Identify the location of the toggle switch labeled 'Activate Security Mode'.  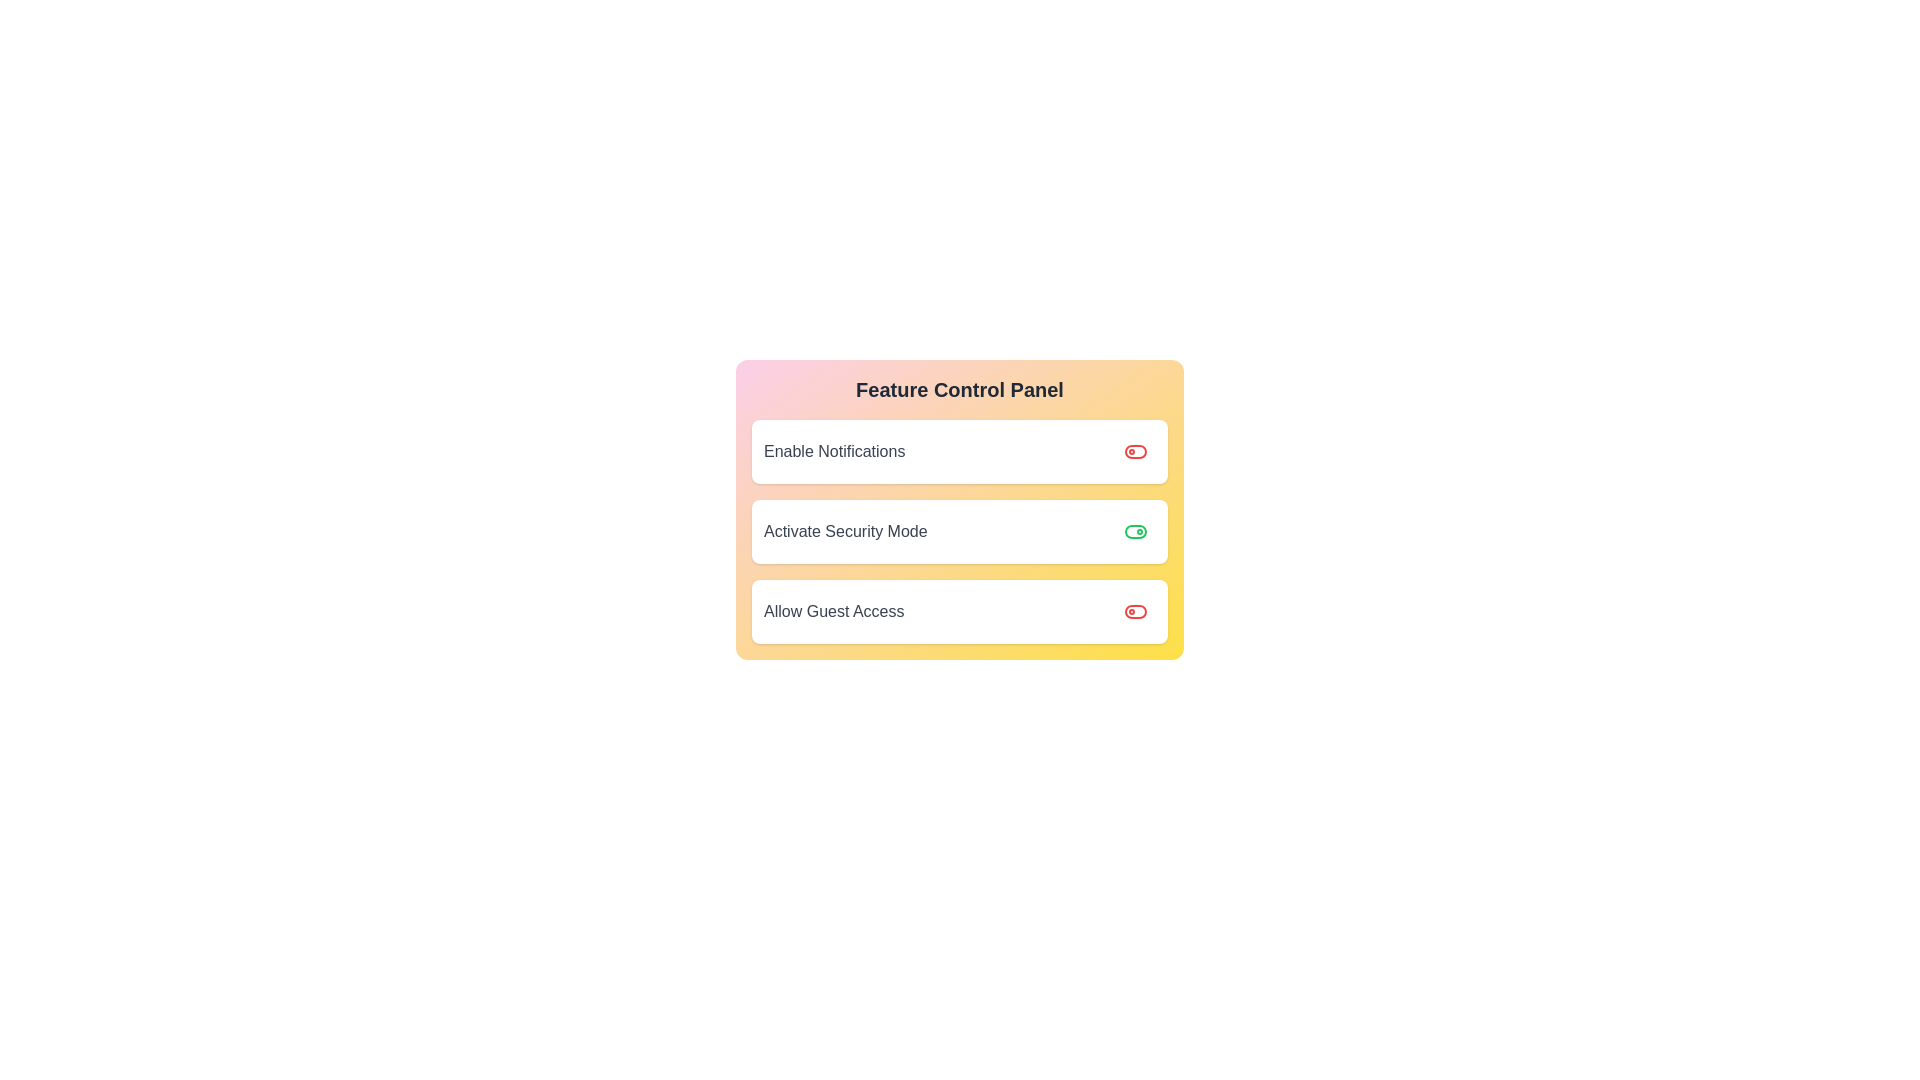
(1136, 531).